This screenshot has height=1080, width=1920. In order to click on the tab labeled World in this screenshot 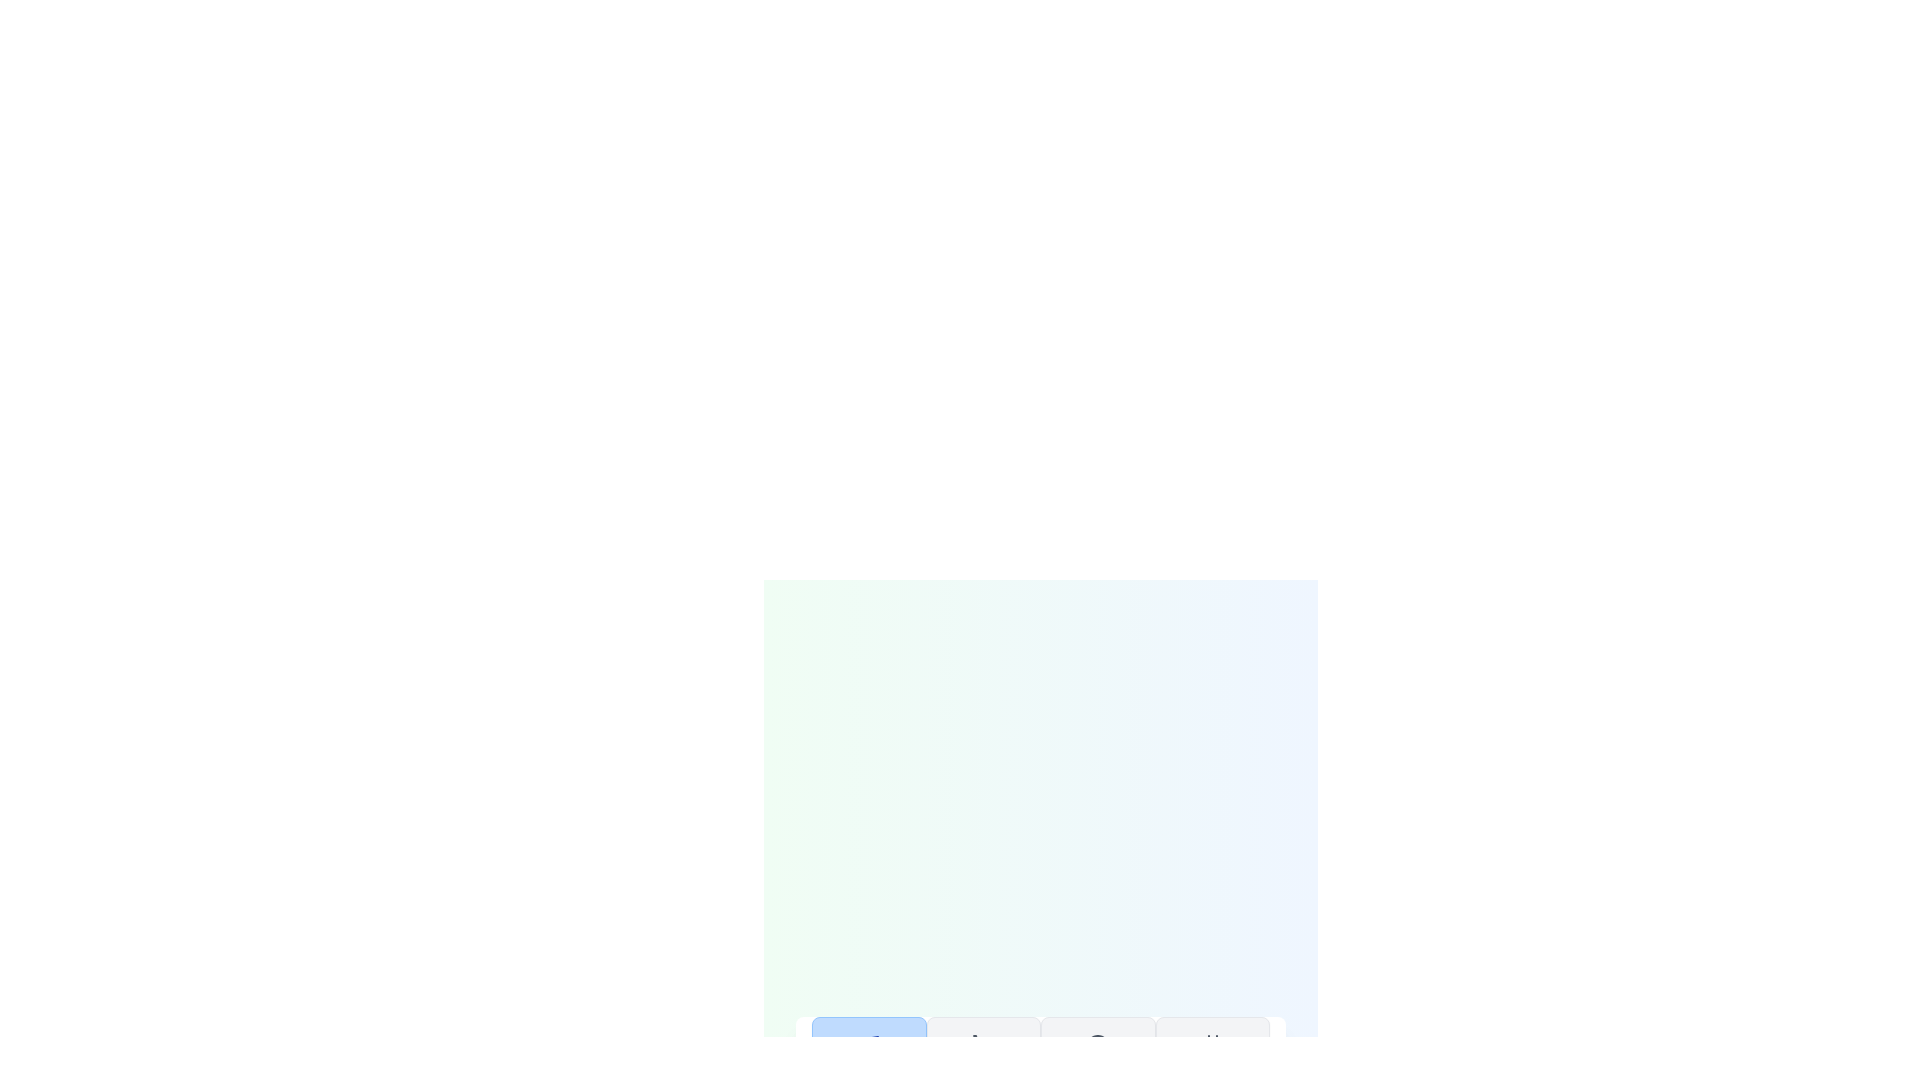, I will do `click(1097, 1062)`.